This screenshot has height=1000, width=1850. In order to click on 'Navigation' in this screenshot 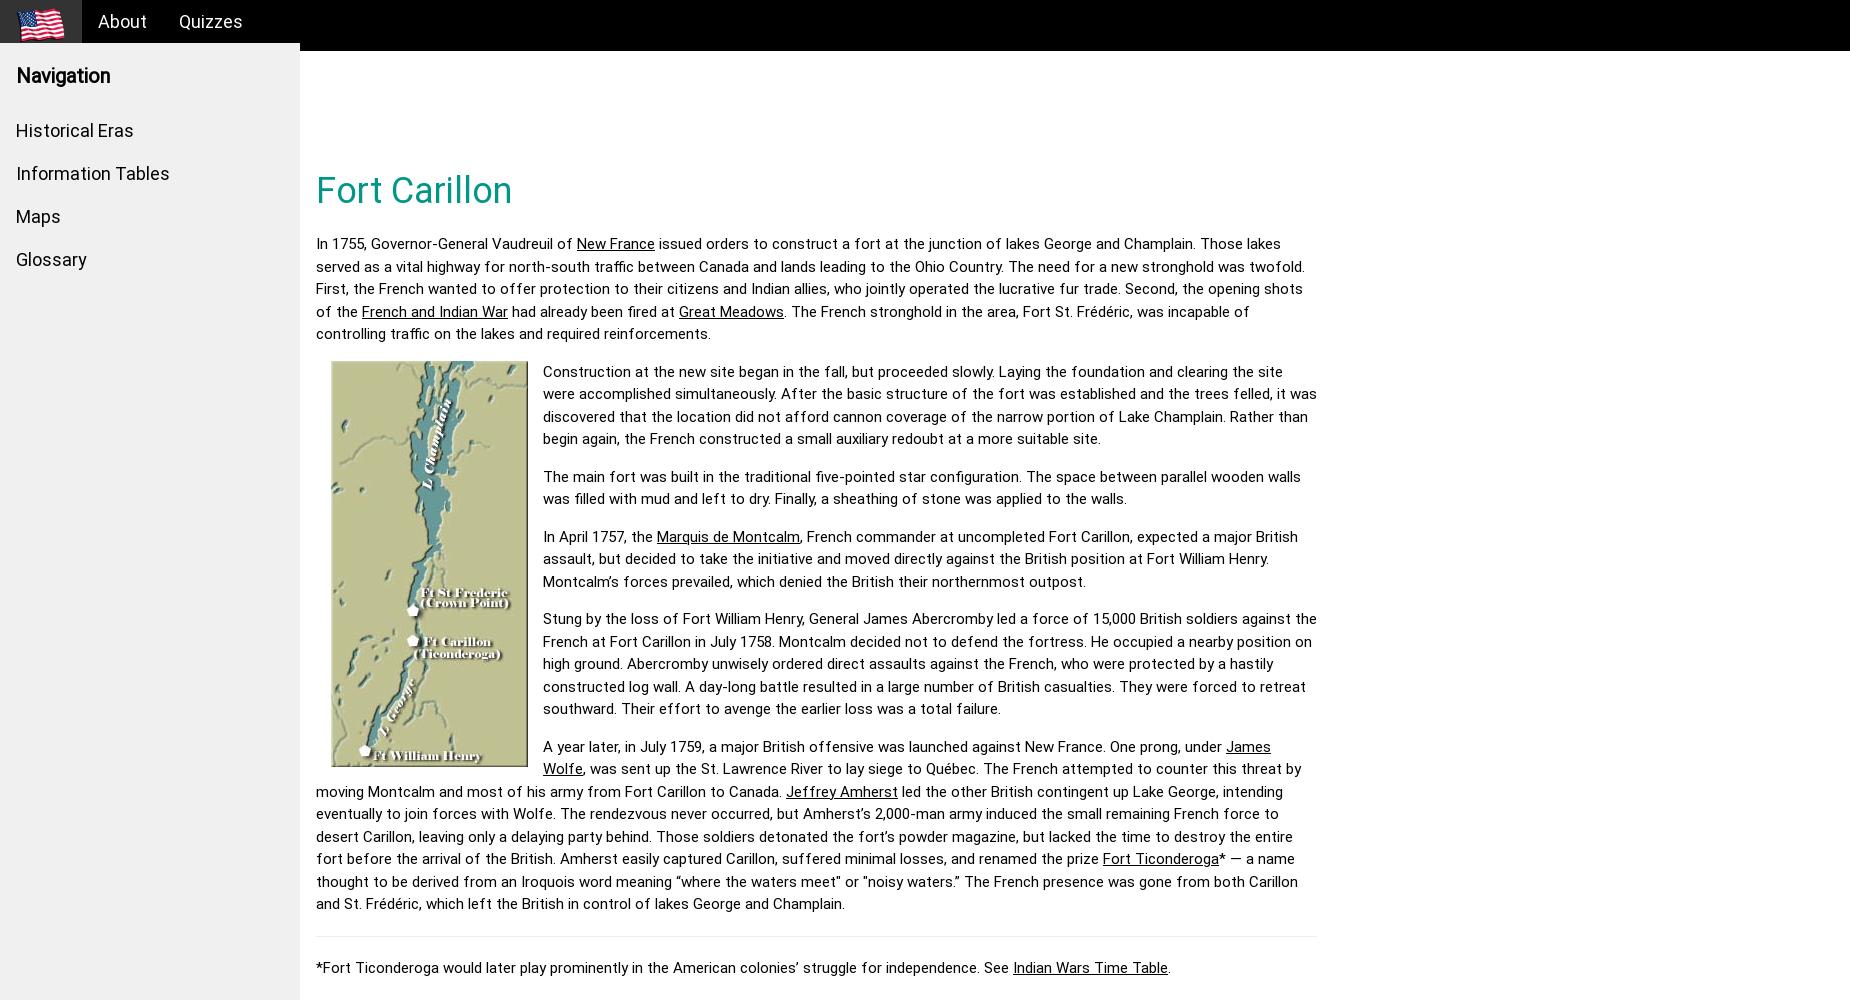, I will do `click(62, 75)`.